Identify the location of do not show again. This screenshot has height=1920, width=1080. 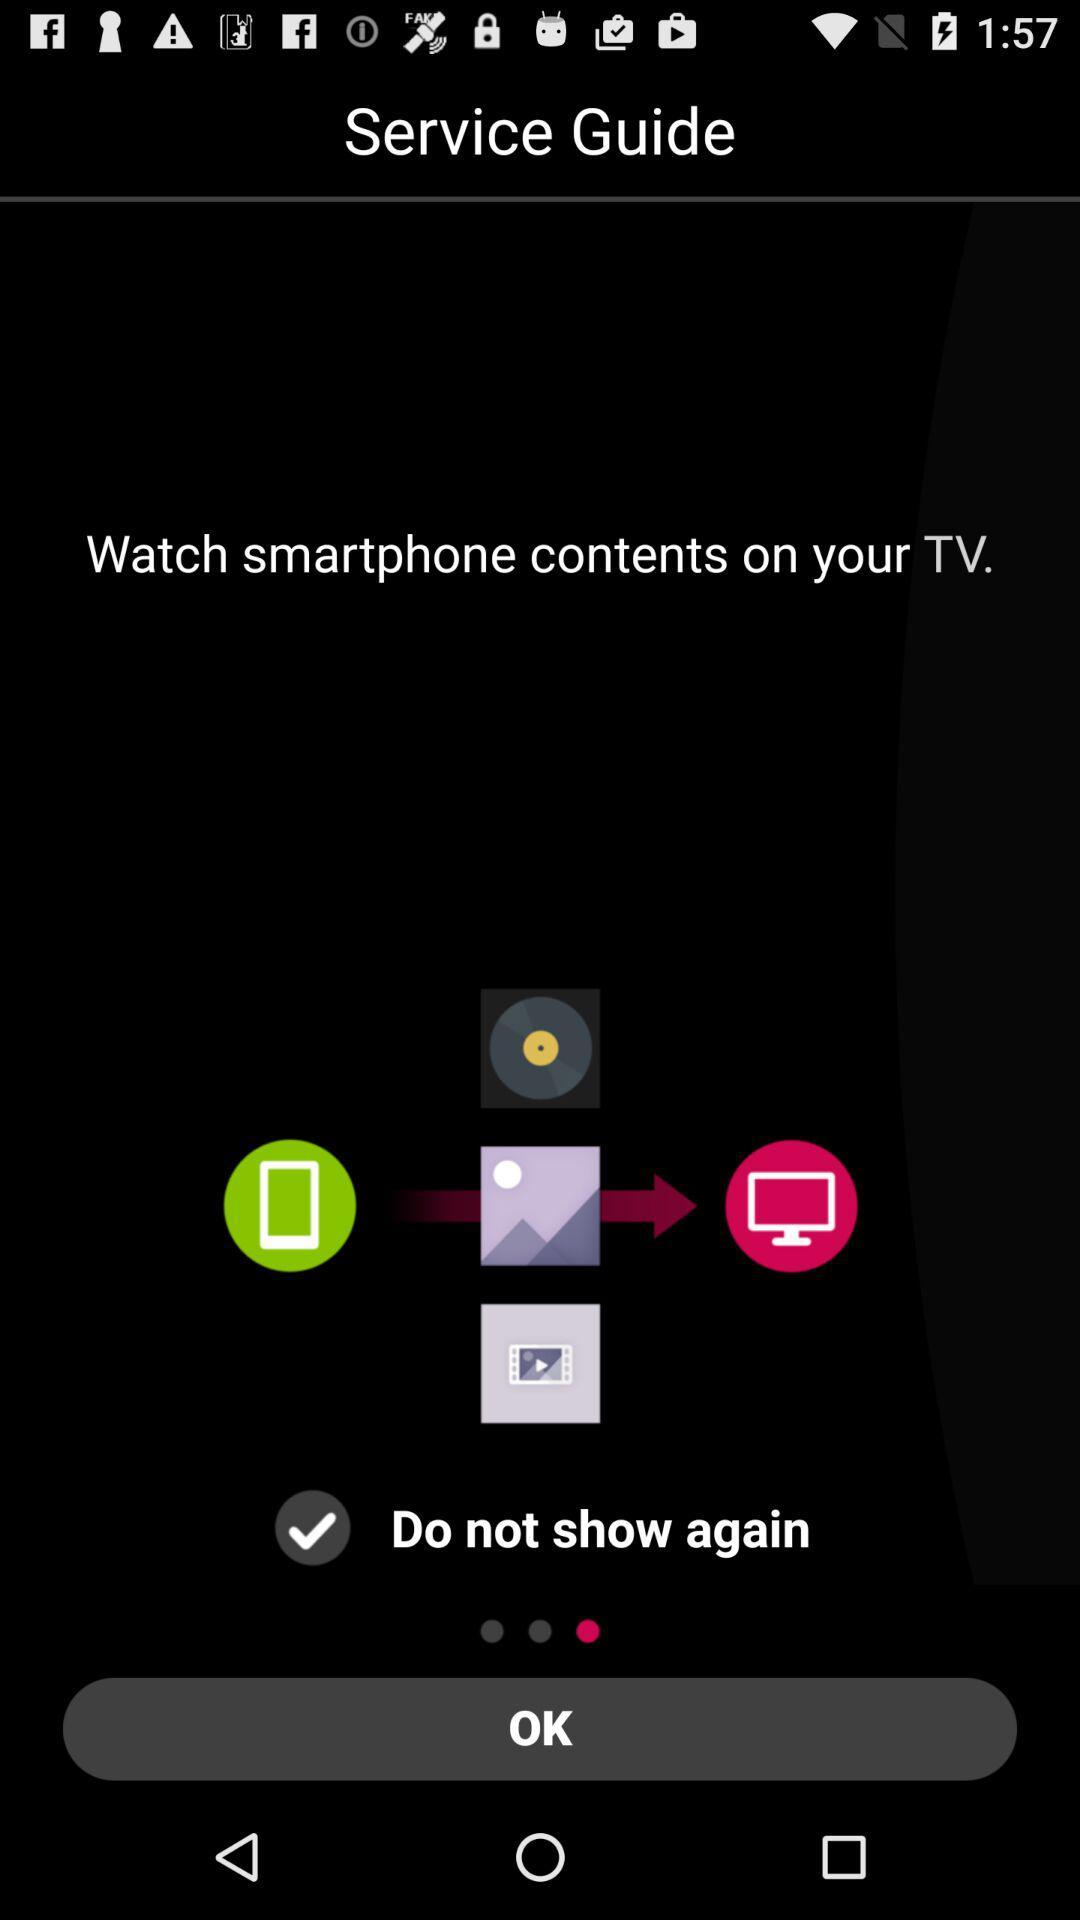
(312, 1526).